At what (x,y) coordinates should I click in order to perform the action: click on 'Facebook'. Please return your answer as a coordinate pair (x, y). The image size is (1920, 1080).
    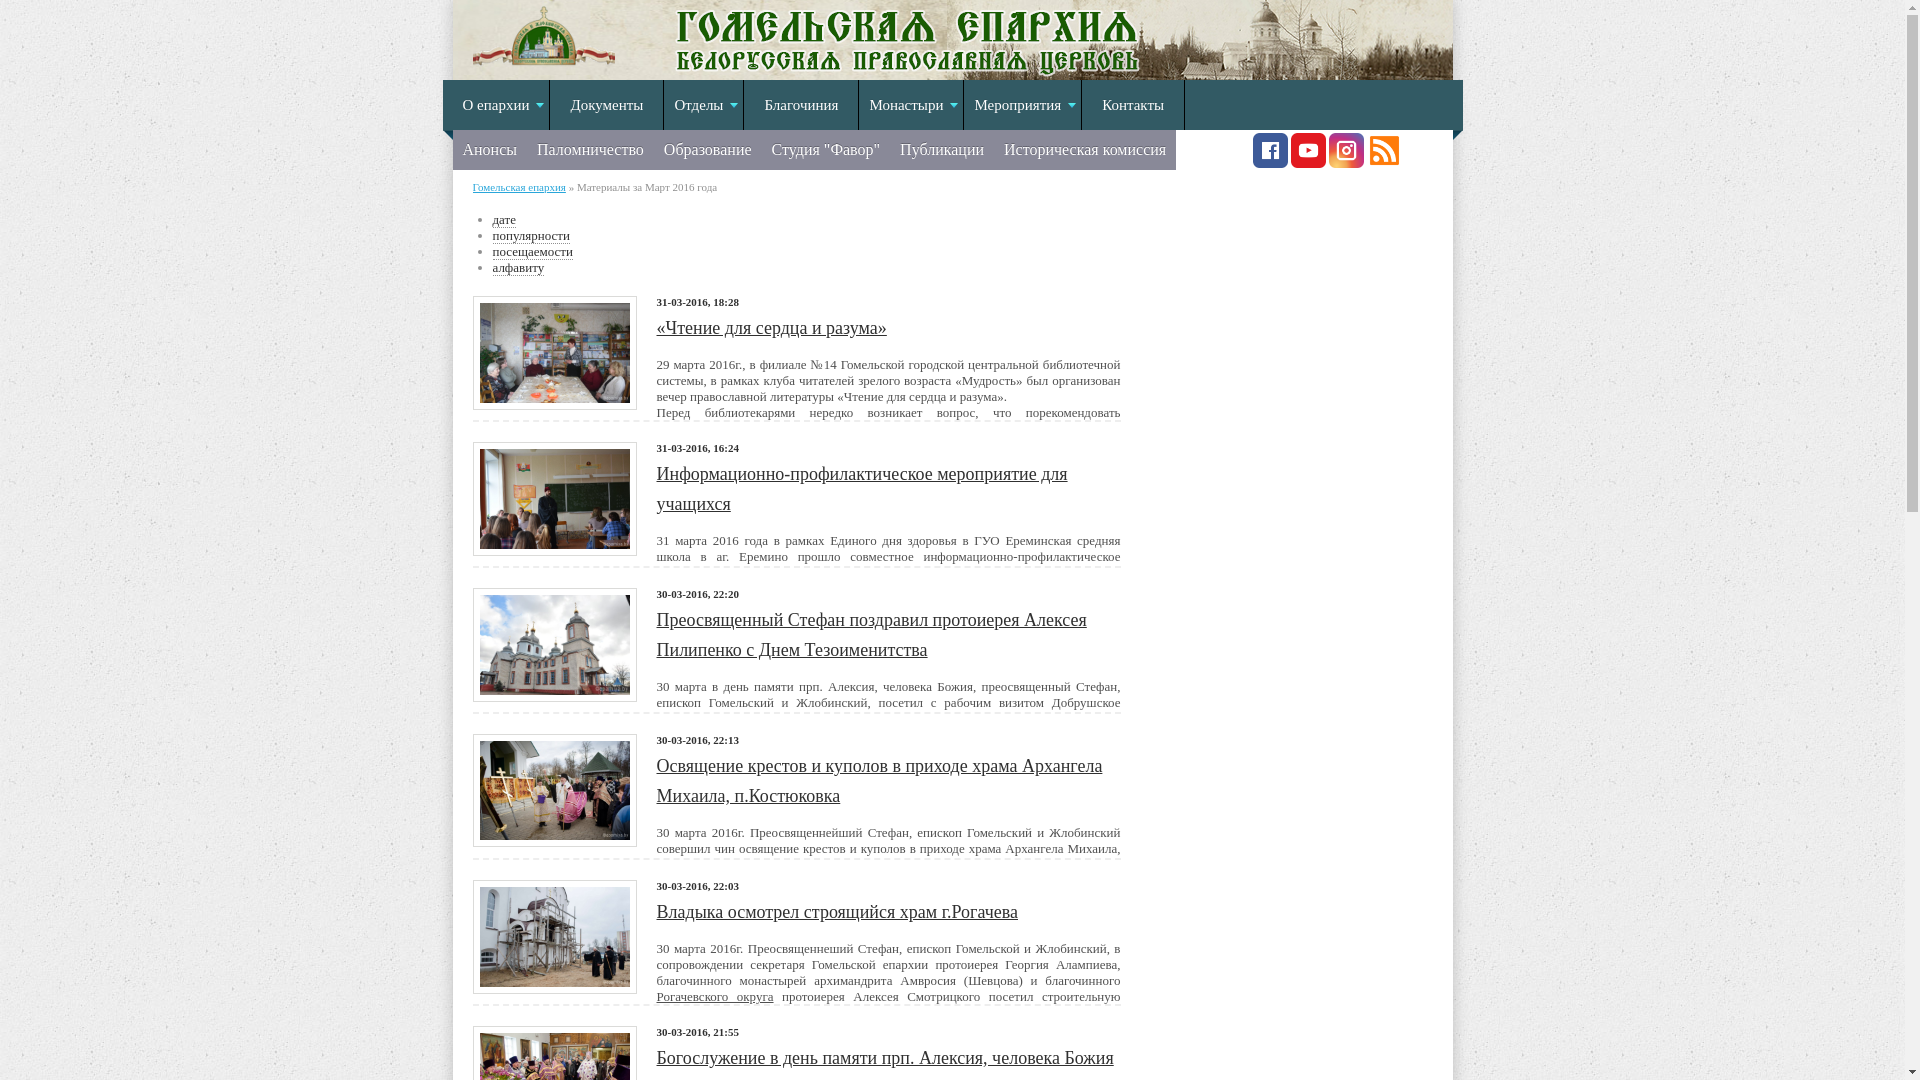
    Looking at the image, I should click on (1268, 162).